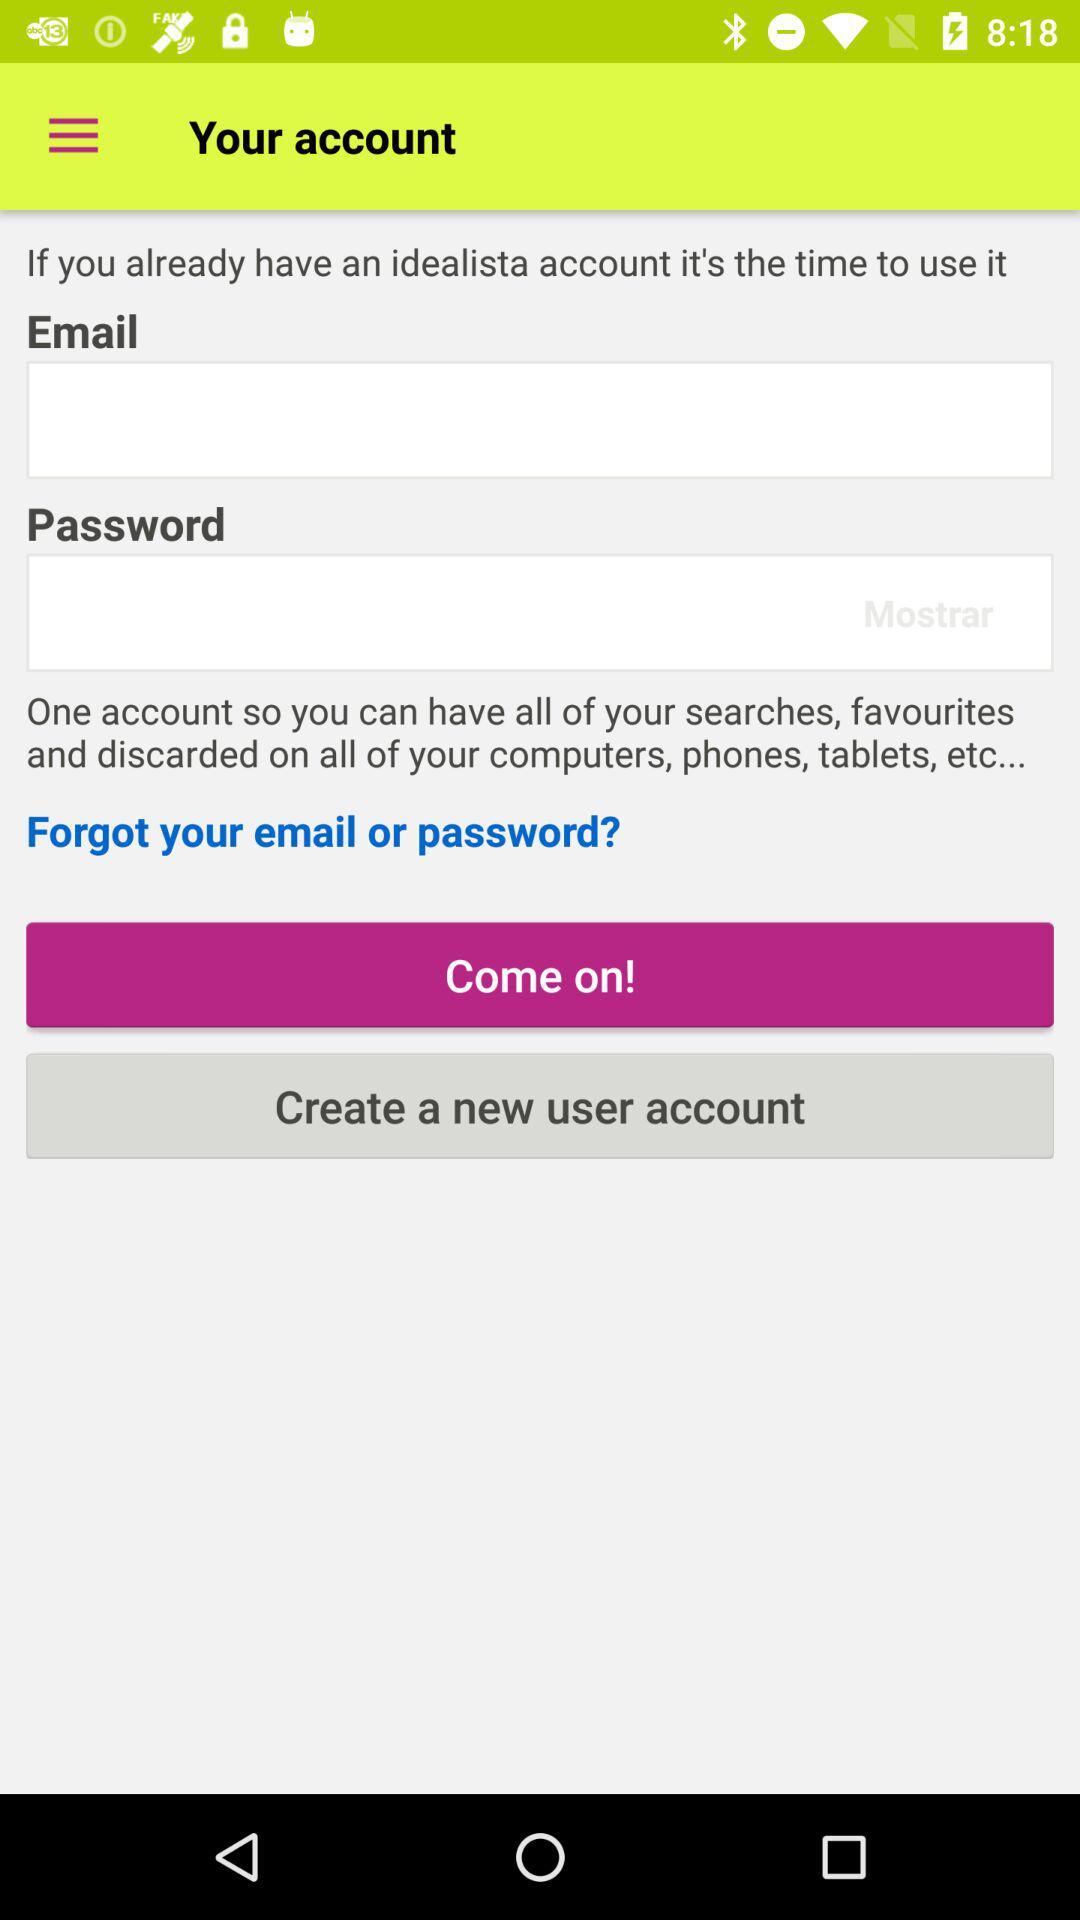 Image resolution: width=1080 pixels, height=1920 pixels. What do you see at coordinates (540, 1105) in the screenshot?
I see `the icon below the come on!` at bounding box center [540, 1105].